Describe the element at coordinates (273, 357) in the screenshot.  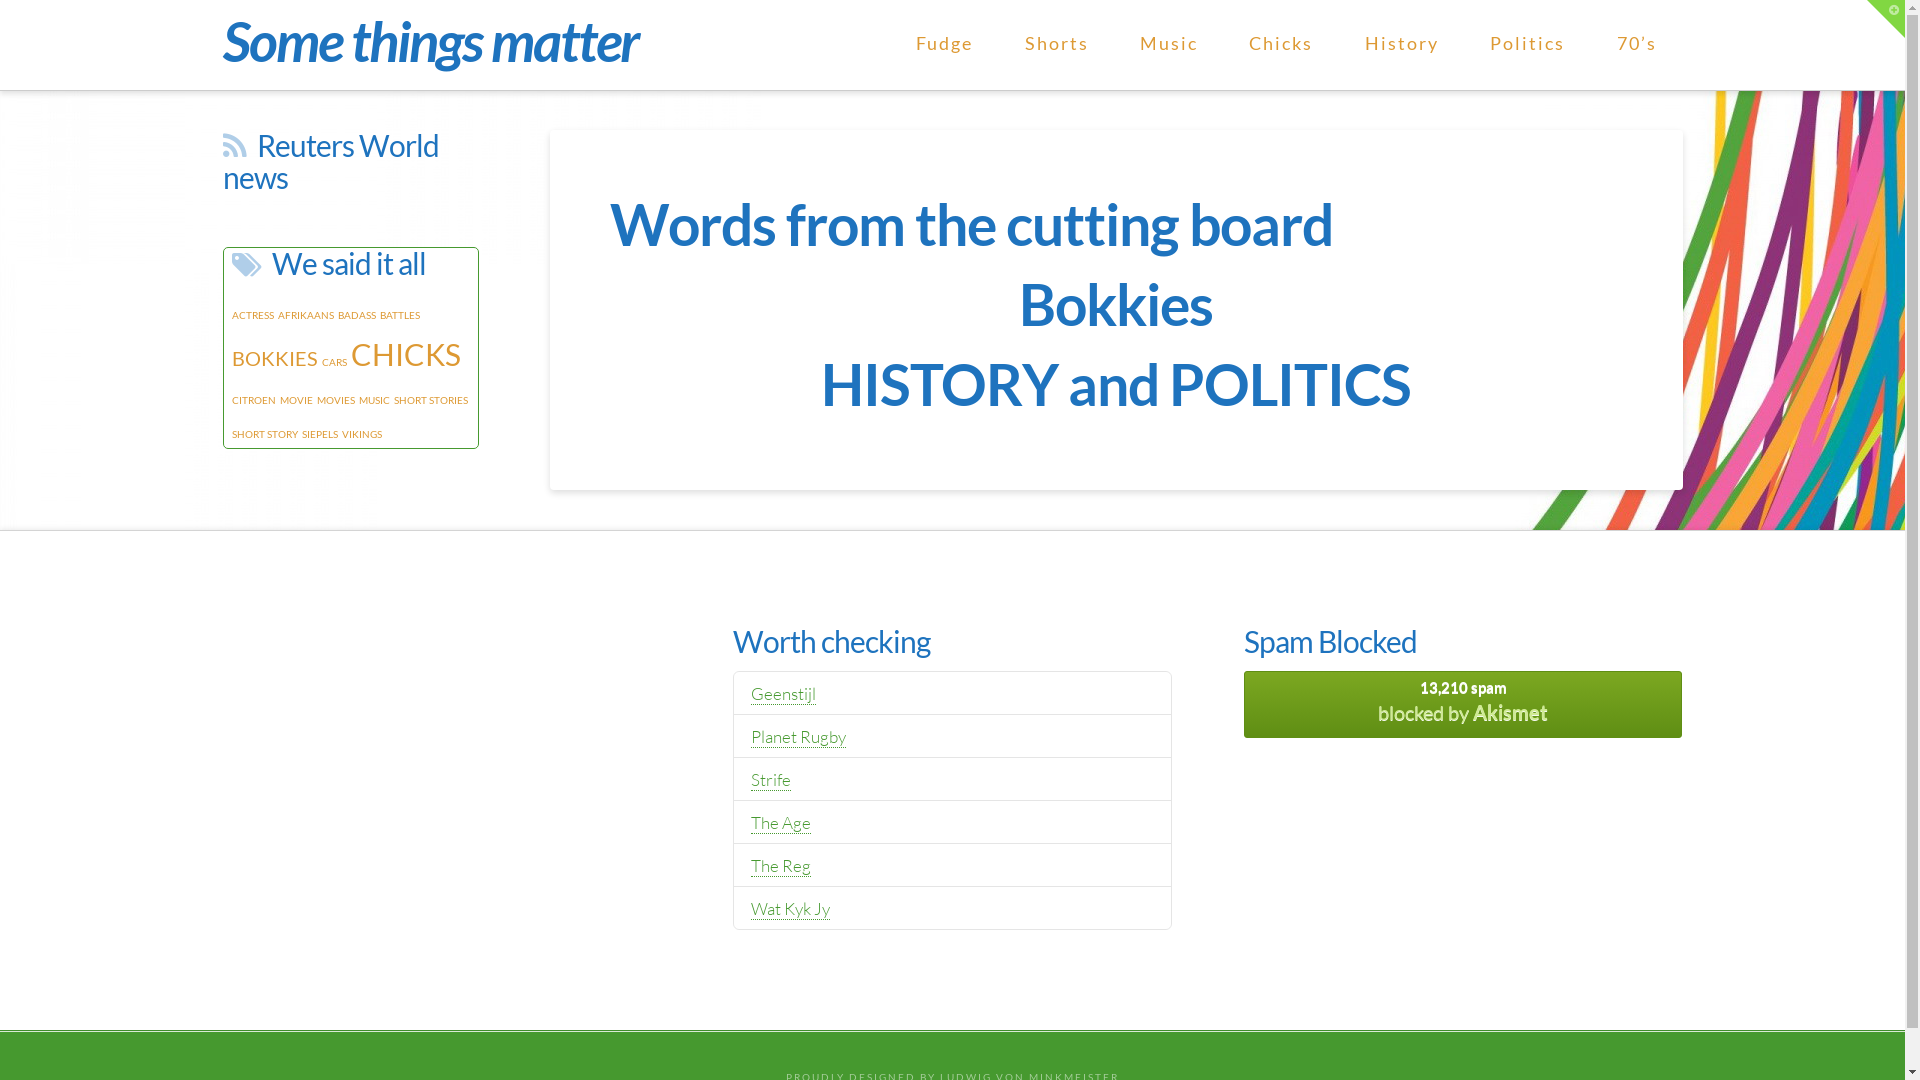
I see `'BOKKIES'` at that location.